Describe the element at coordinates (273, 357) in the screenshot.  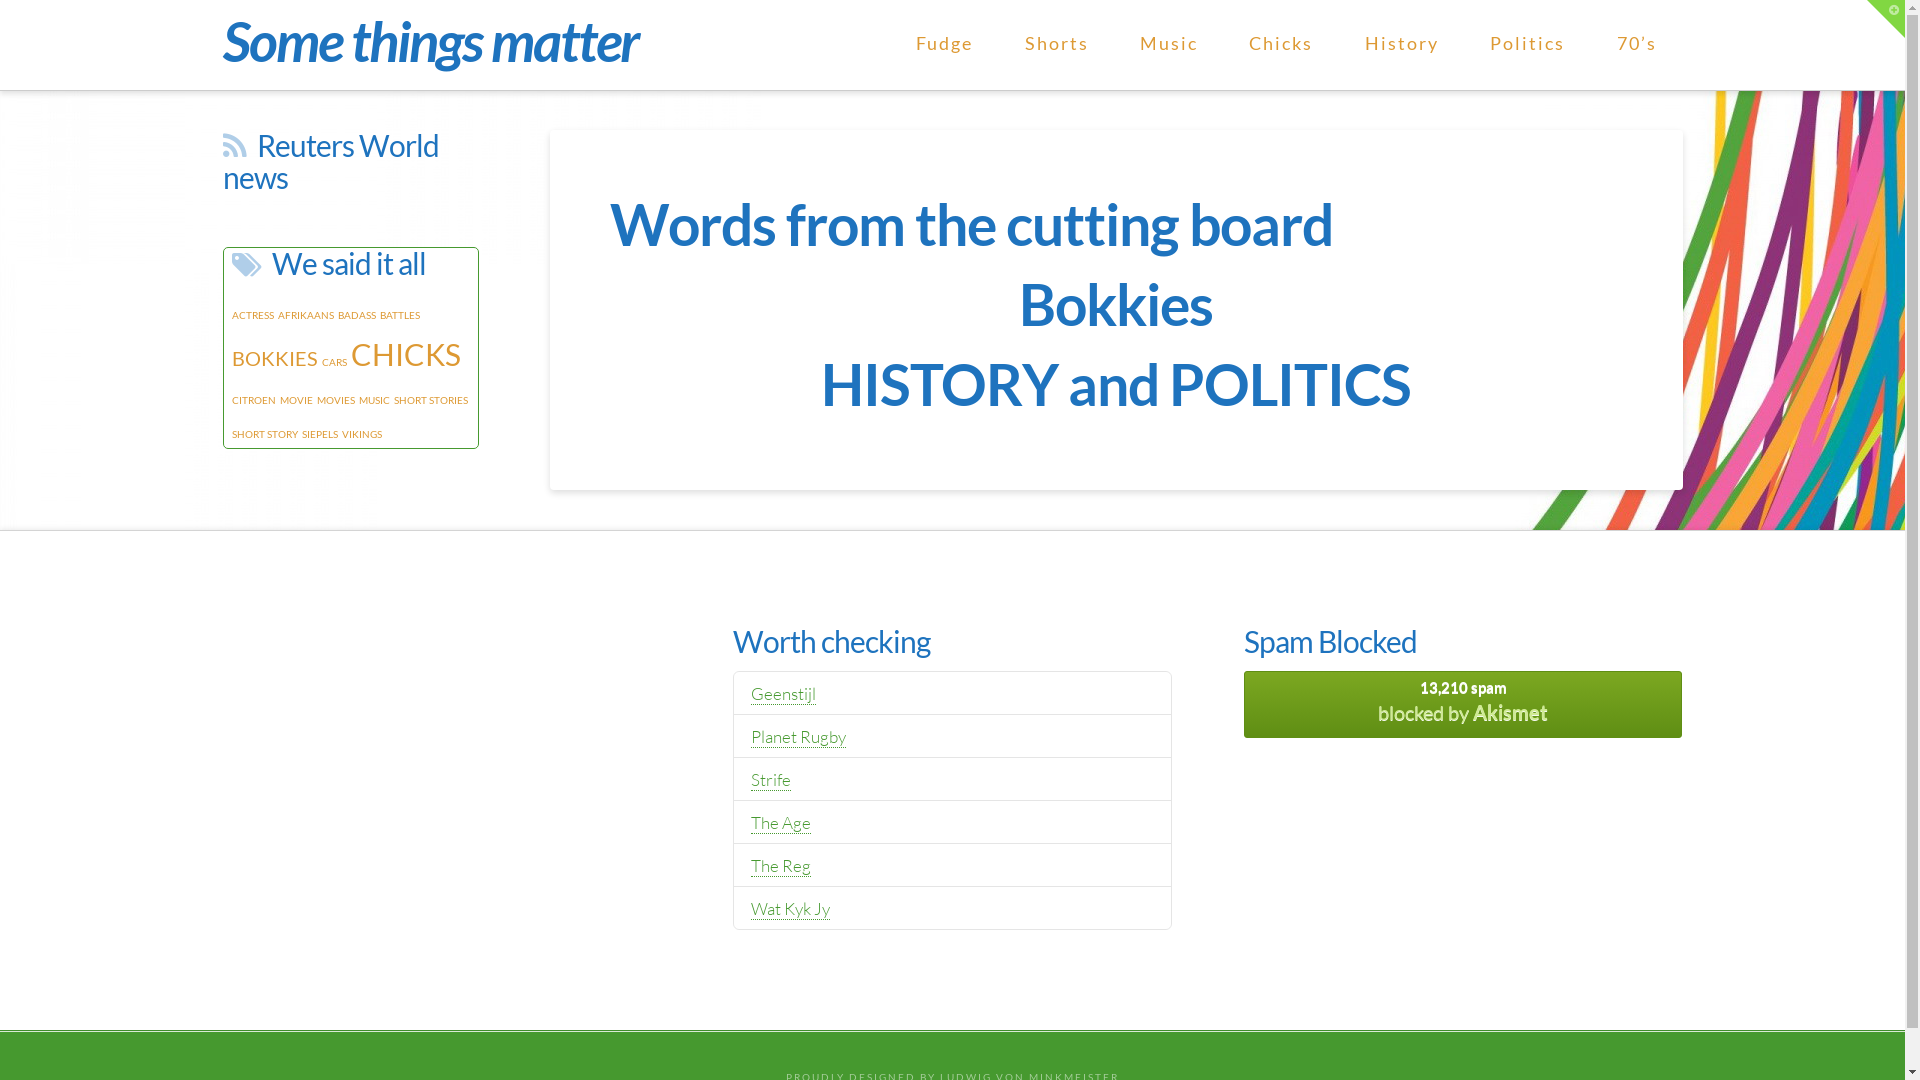
I see `'BOKKIES'` at that location.